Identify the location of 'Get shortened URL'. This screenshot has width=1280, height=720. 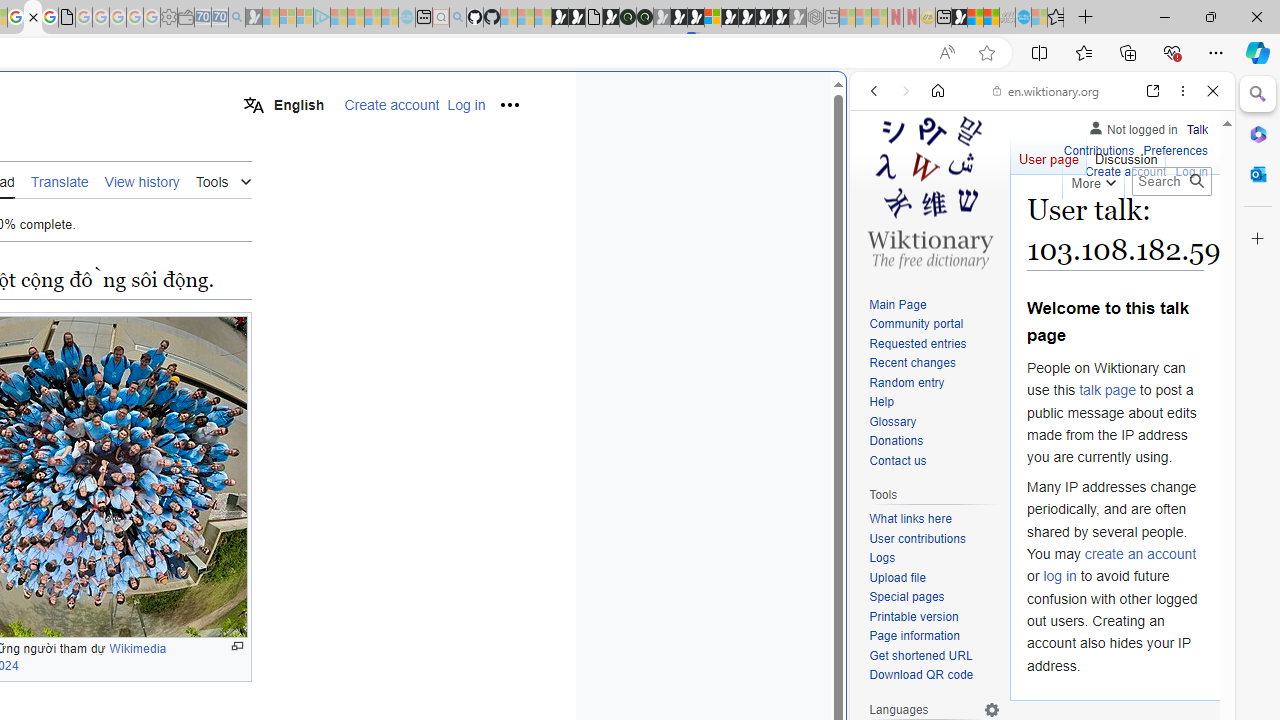
(934, 656).